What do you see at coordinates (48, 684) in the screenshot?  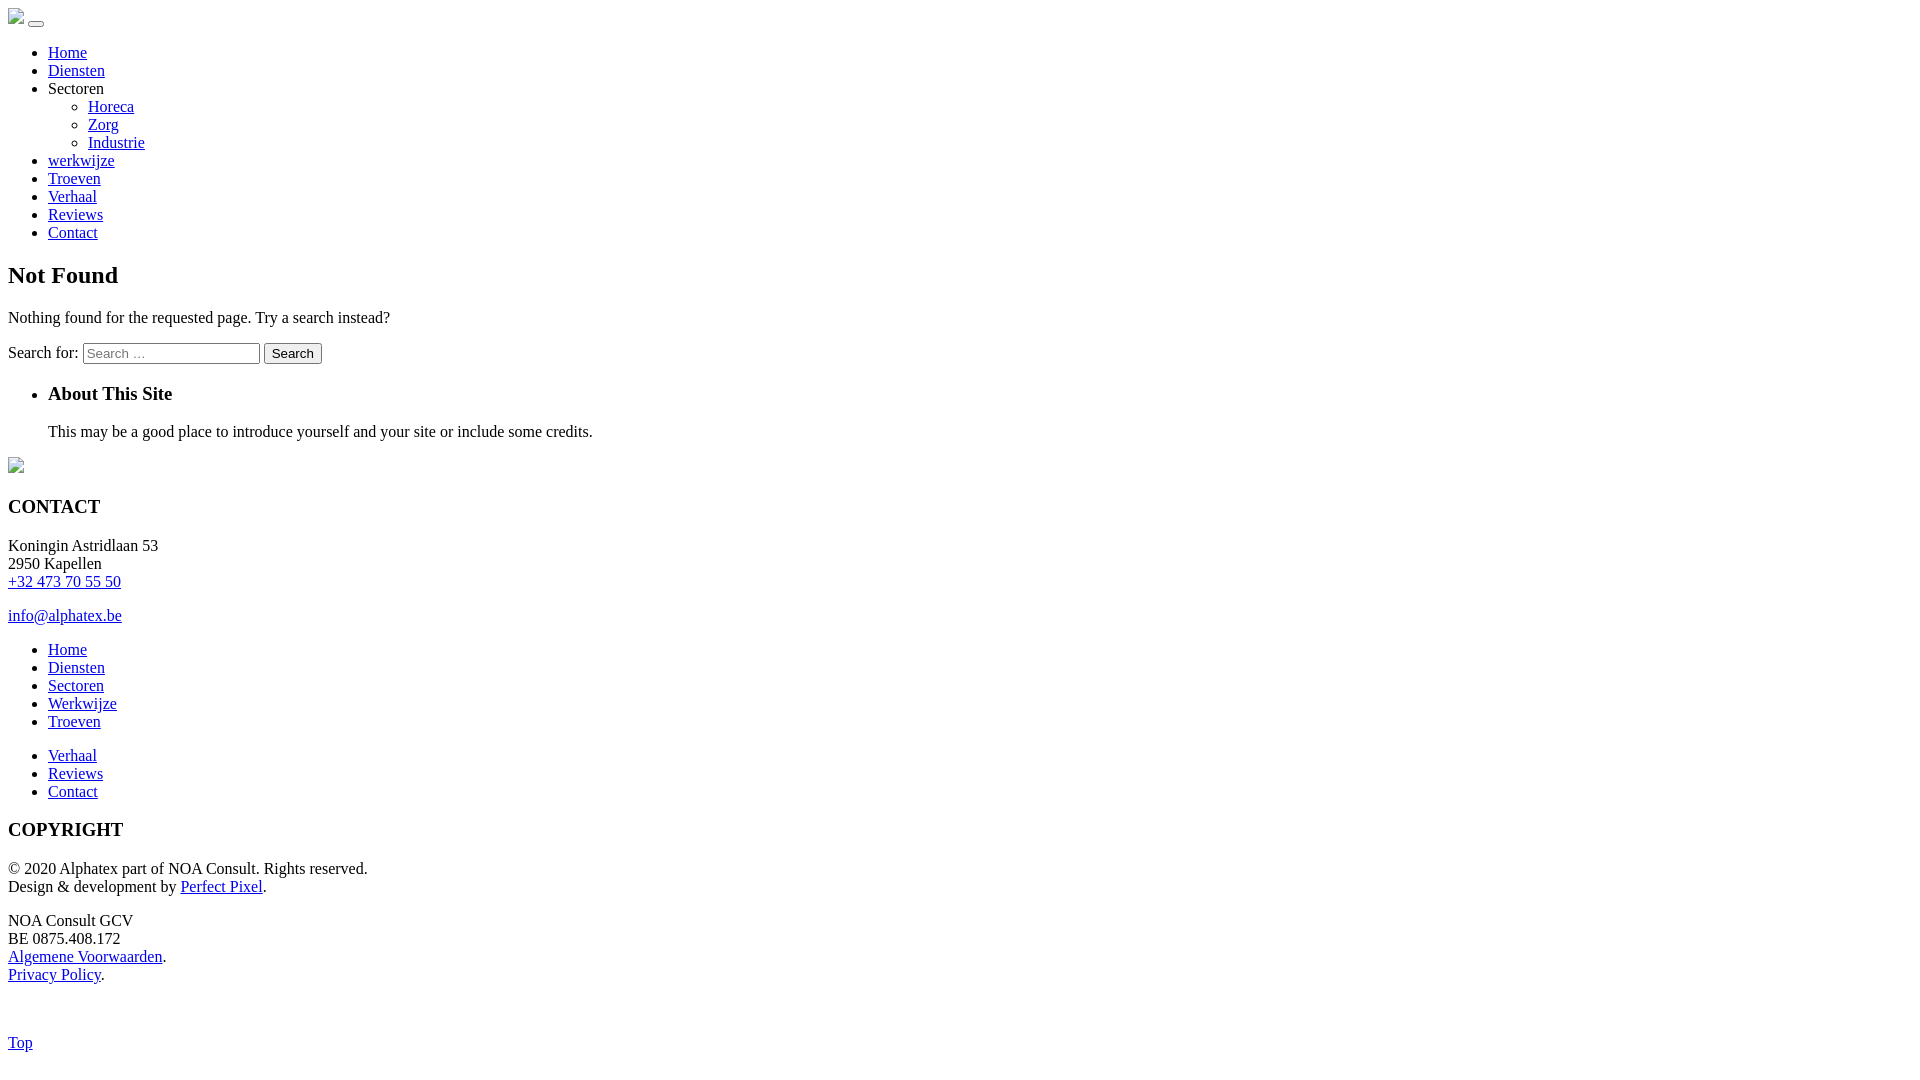 I see `'Sectoren'` at bounding box center [48, 684].